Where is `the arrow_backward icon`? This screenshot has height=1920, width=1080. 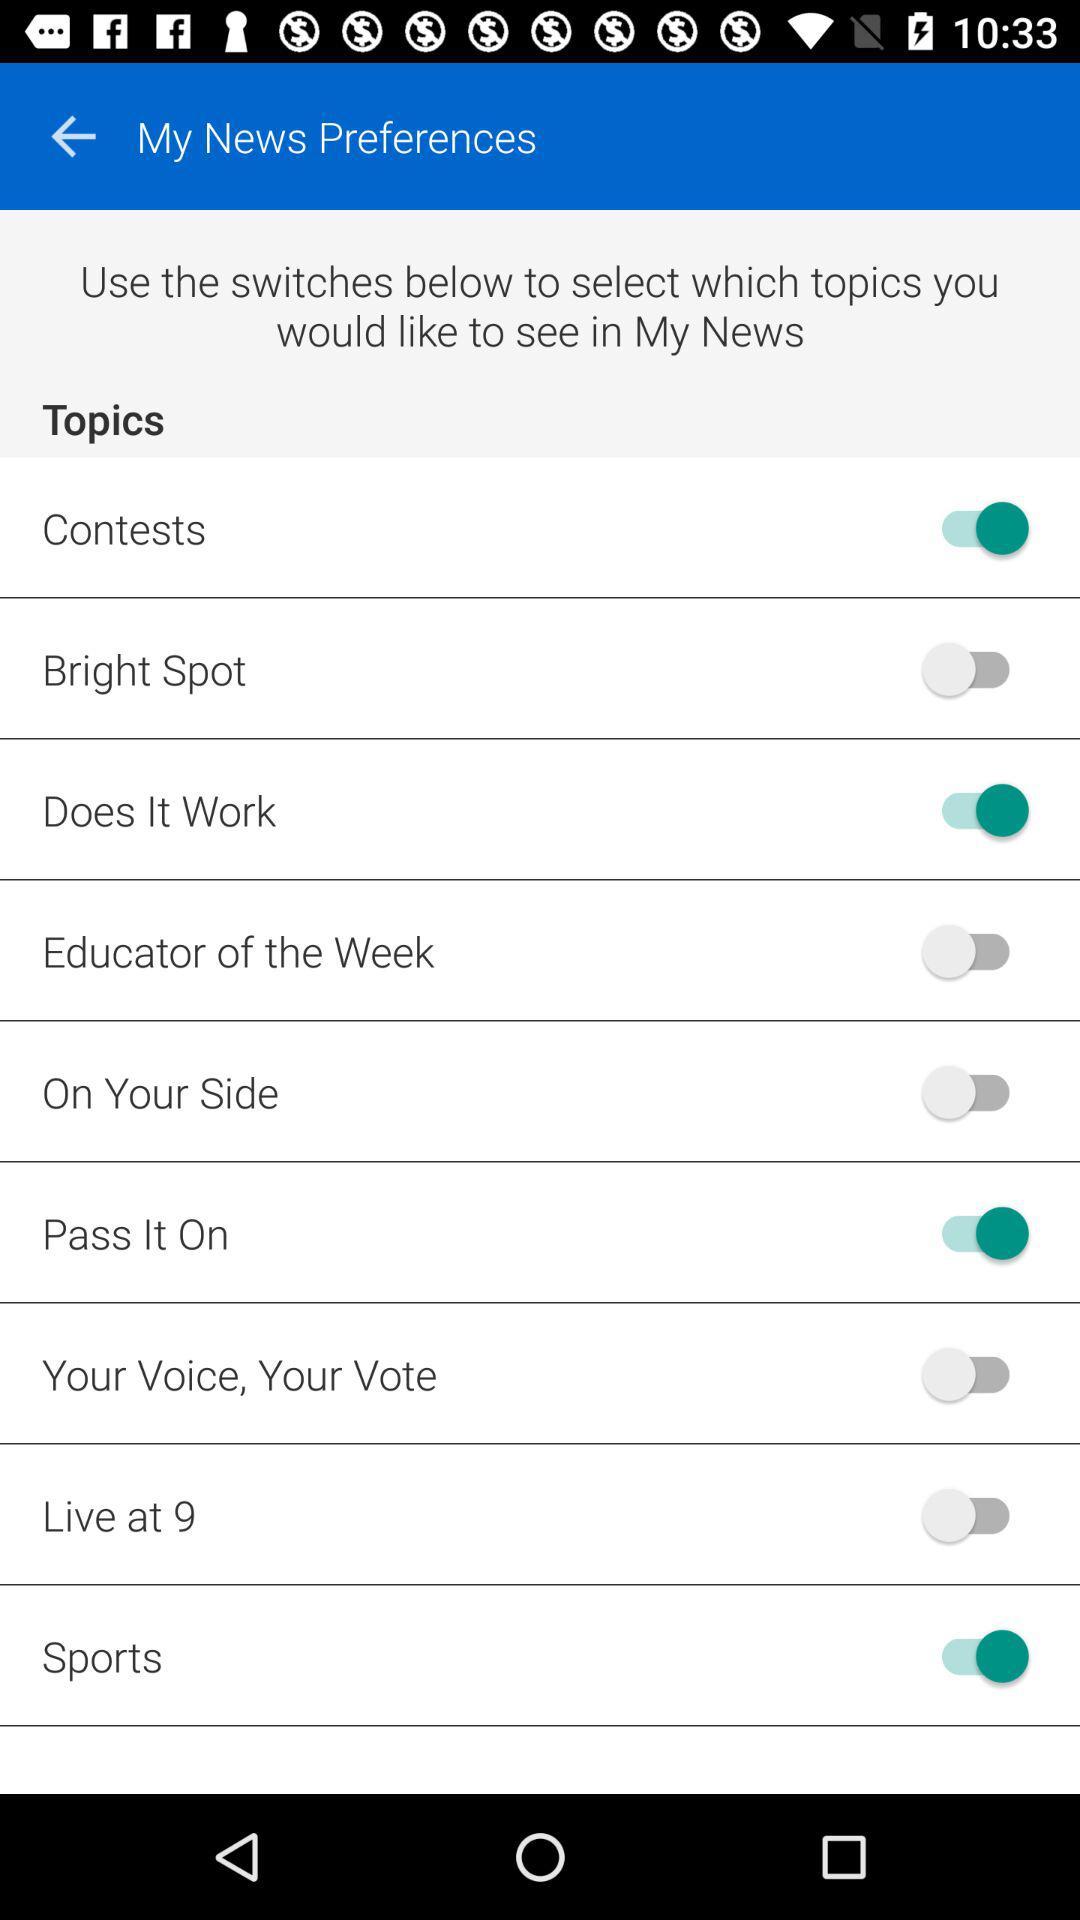 the arrow_backward icon is located at coordinates (72, 135).